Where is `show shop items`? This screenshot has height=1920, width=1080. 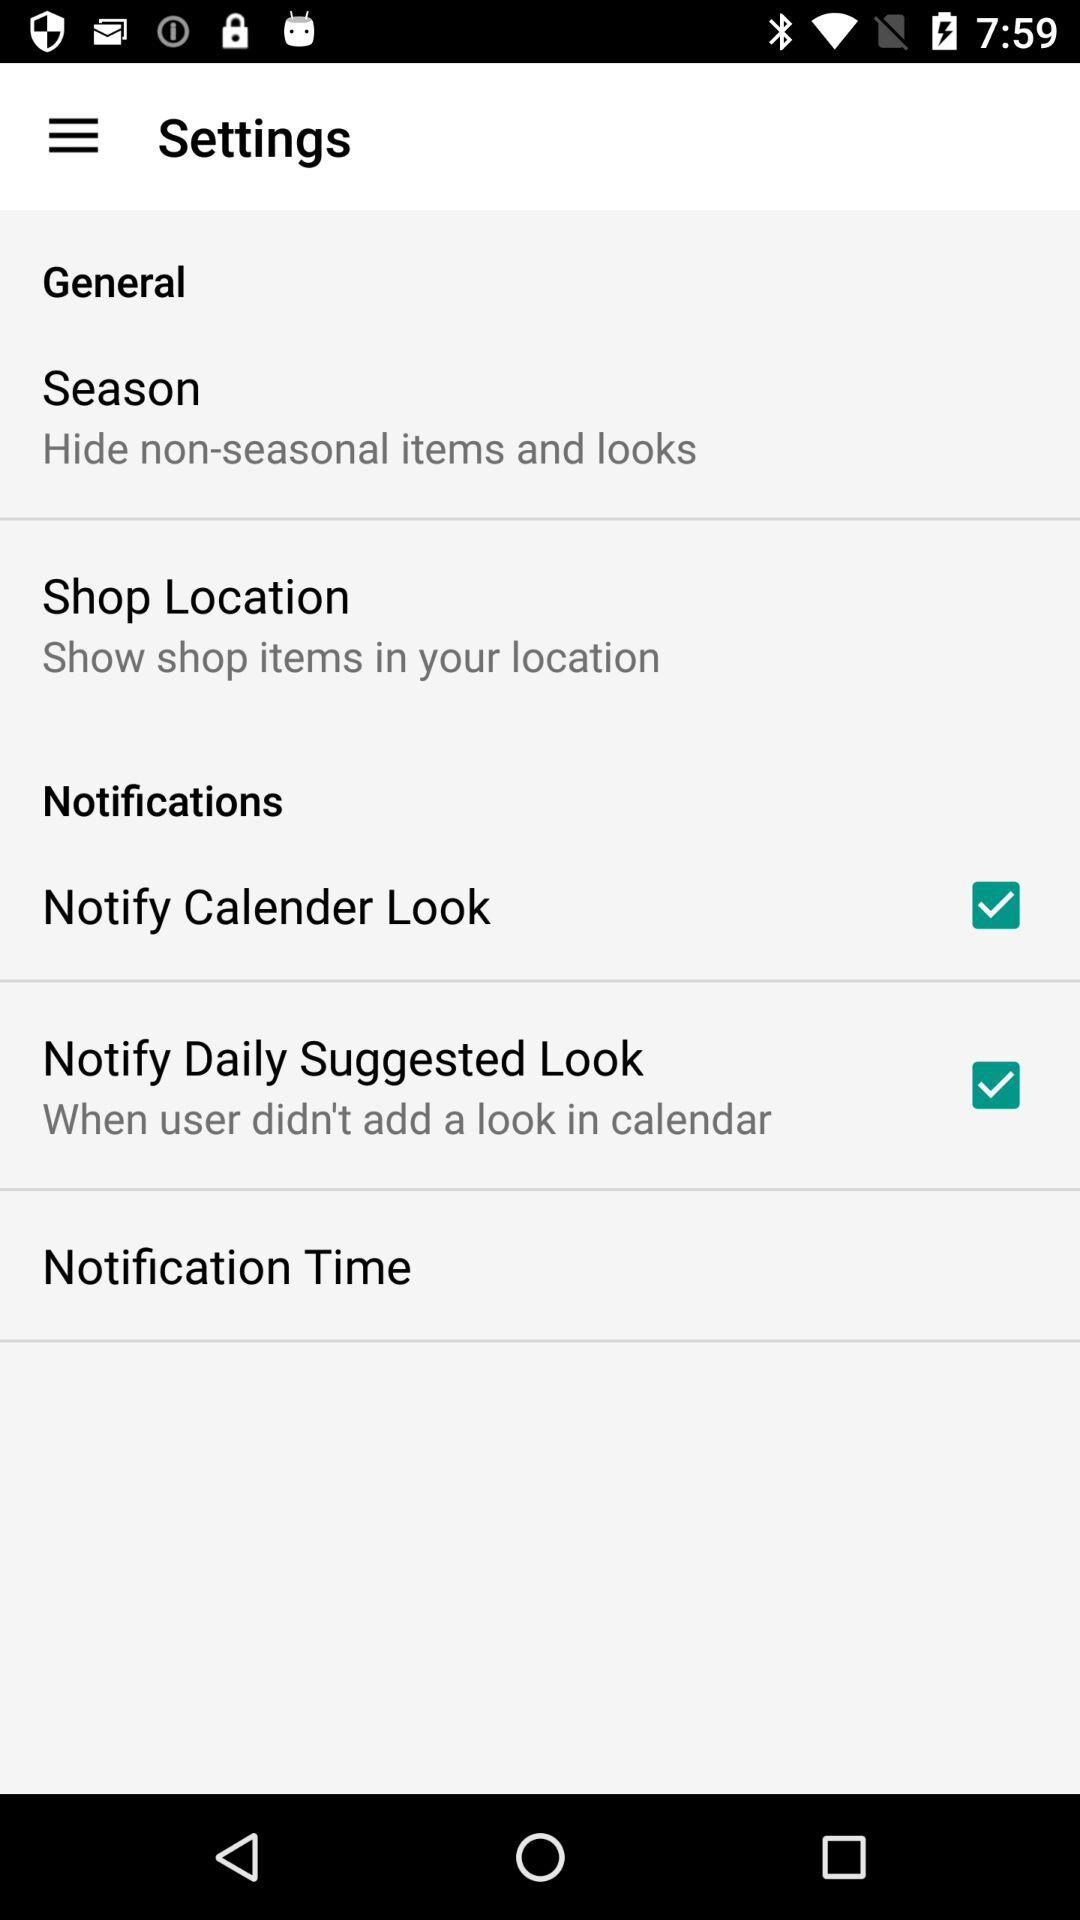 show shop items is located at coordinates (350, 655).